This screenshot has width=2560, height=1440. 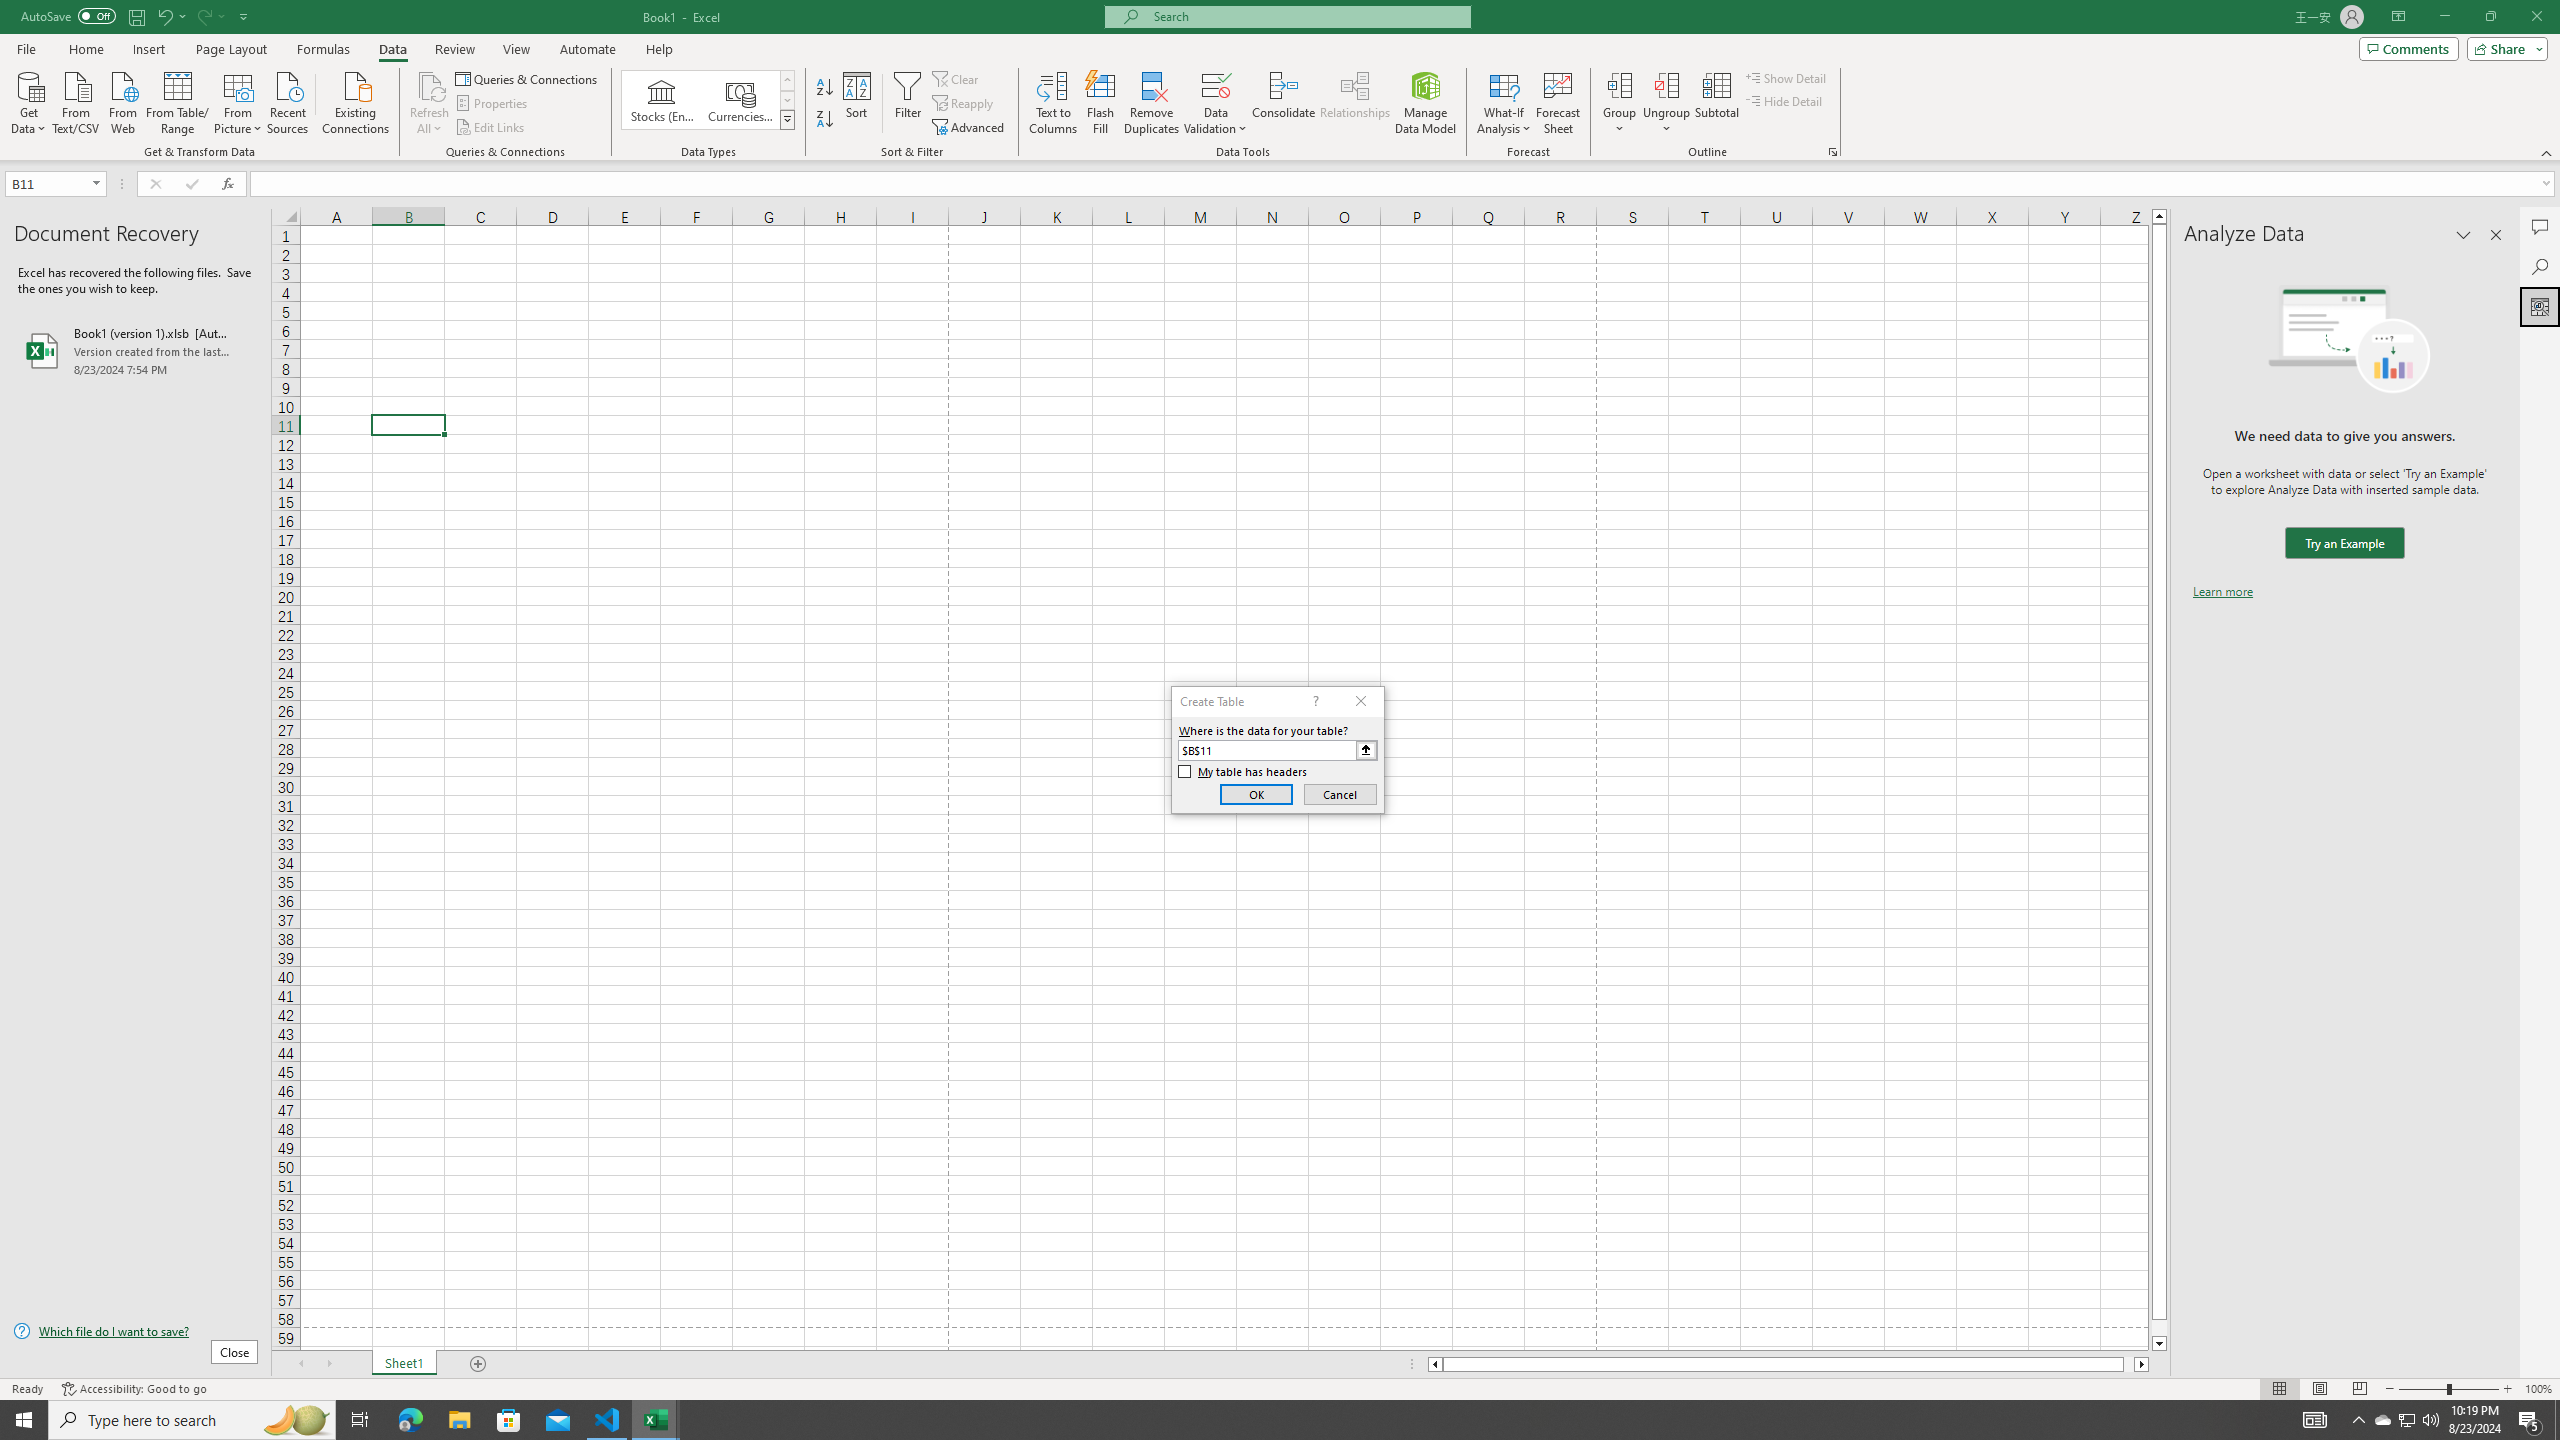 What do you see at coordinates (1666, 84) in the screenshot?
I see `'Ungroup...'` at bounding box center [1666, 84].